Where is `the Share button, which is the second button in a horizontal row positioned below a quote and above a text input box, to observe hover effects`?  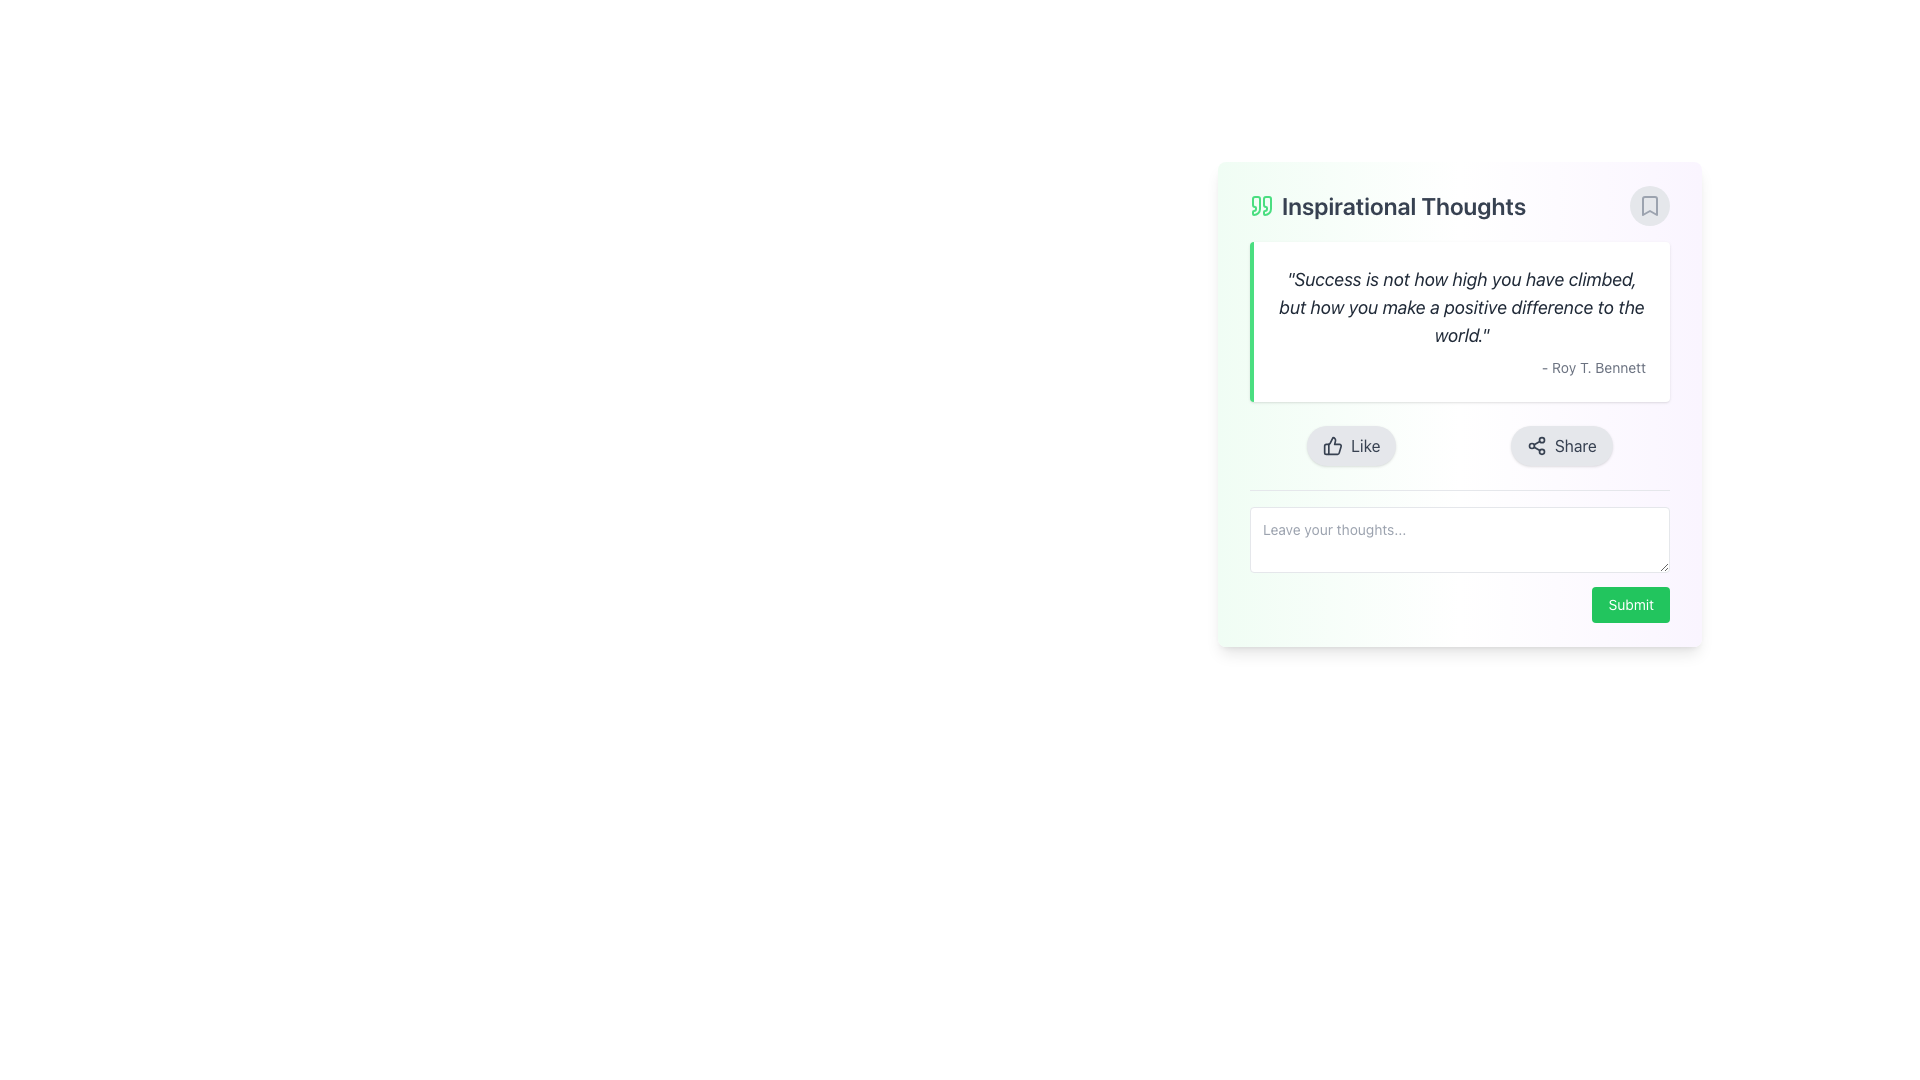
the Share button, which is the second button in a horizontal row positioned below a quote and above a text input box, to observe hover effects is located at coordinates (1560, 445).